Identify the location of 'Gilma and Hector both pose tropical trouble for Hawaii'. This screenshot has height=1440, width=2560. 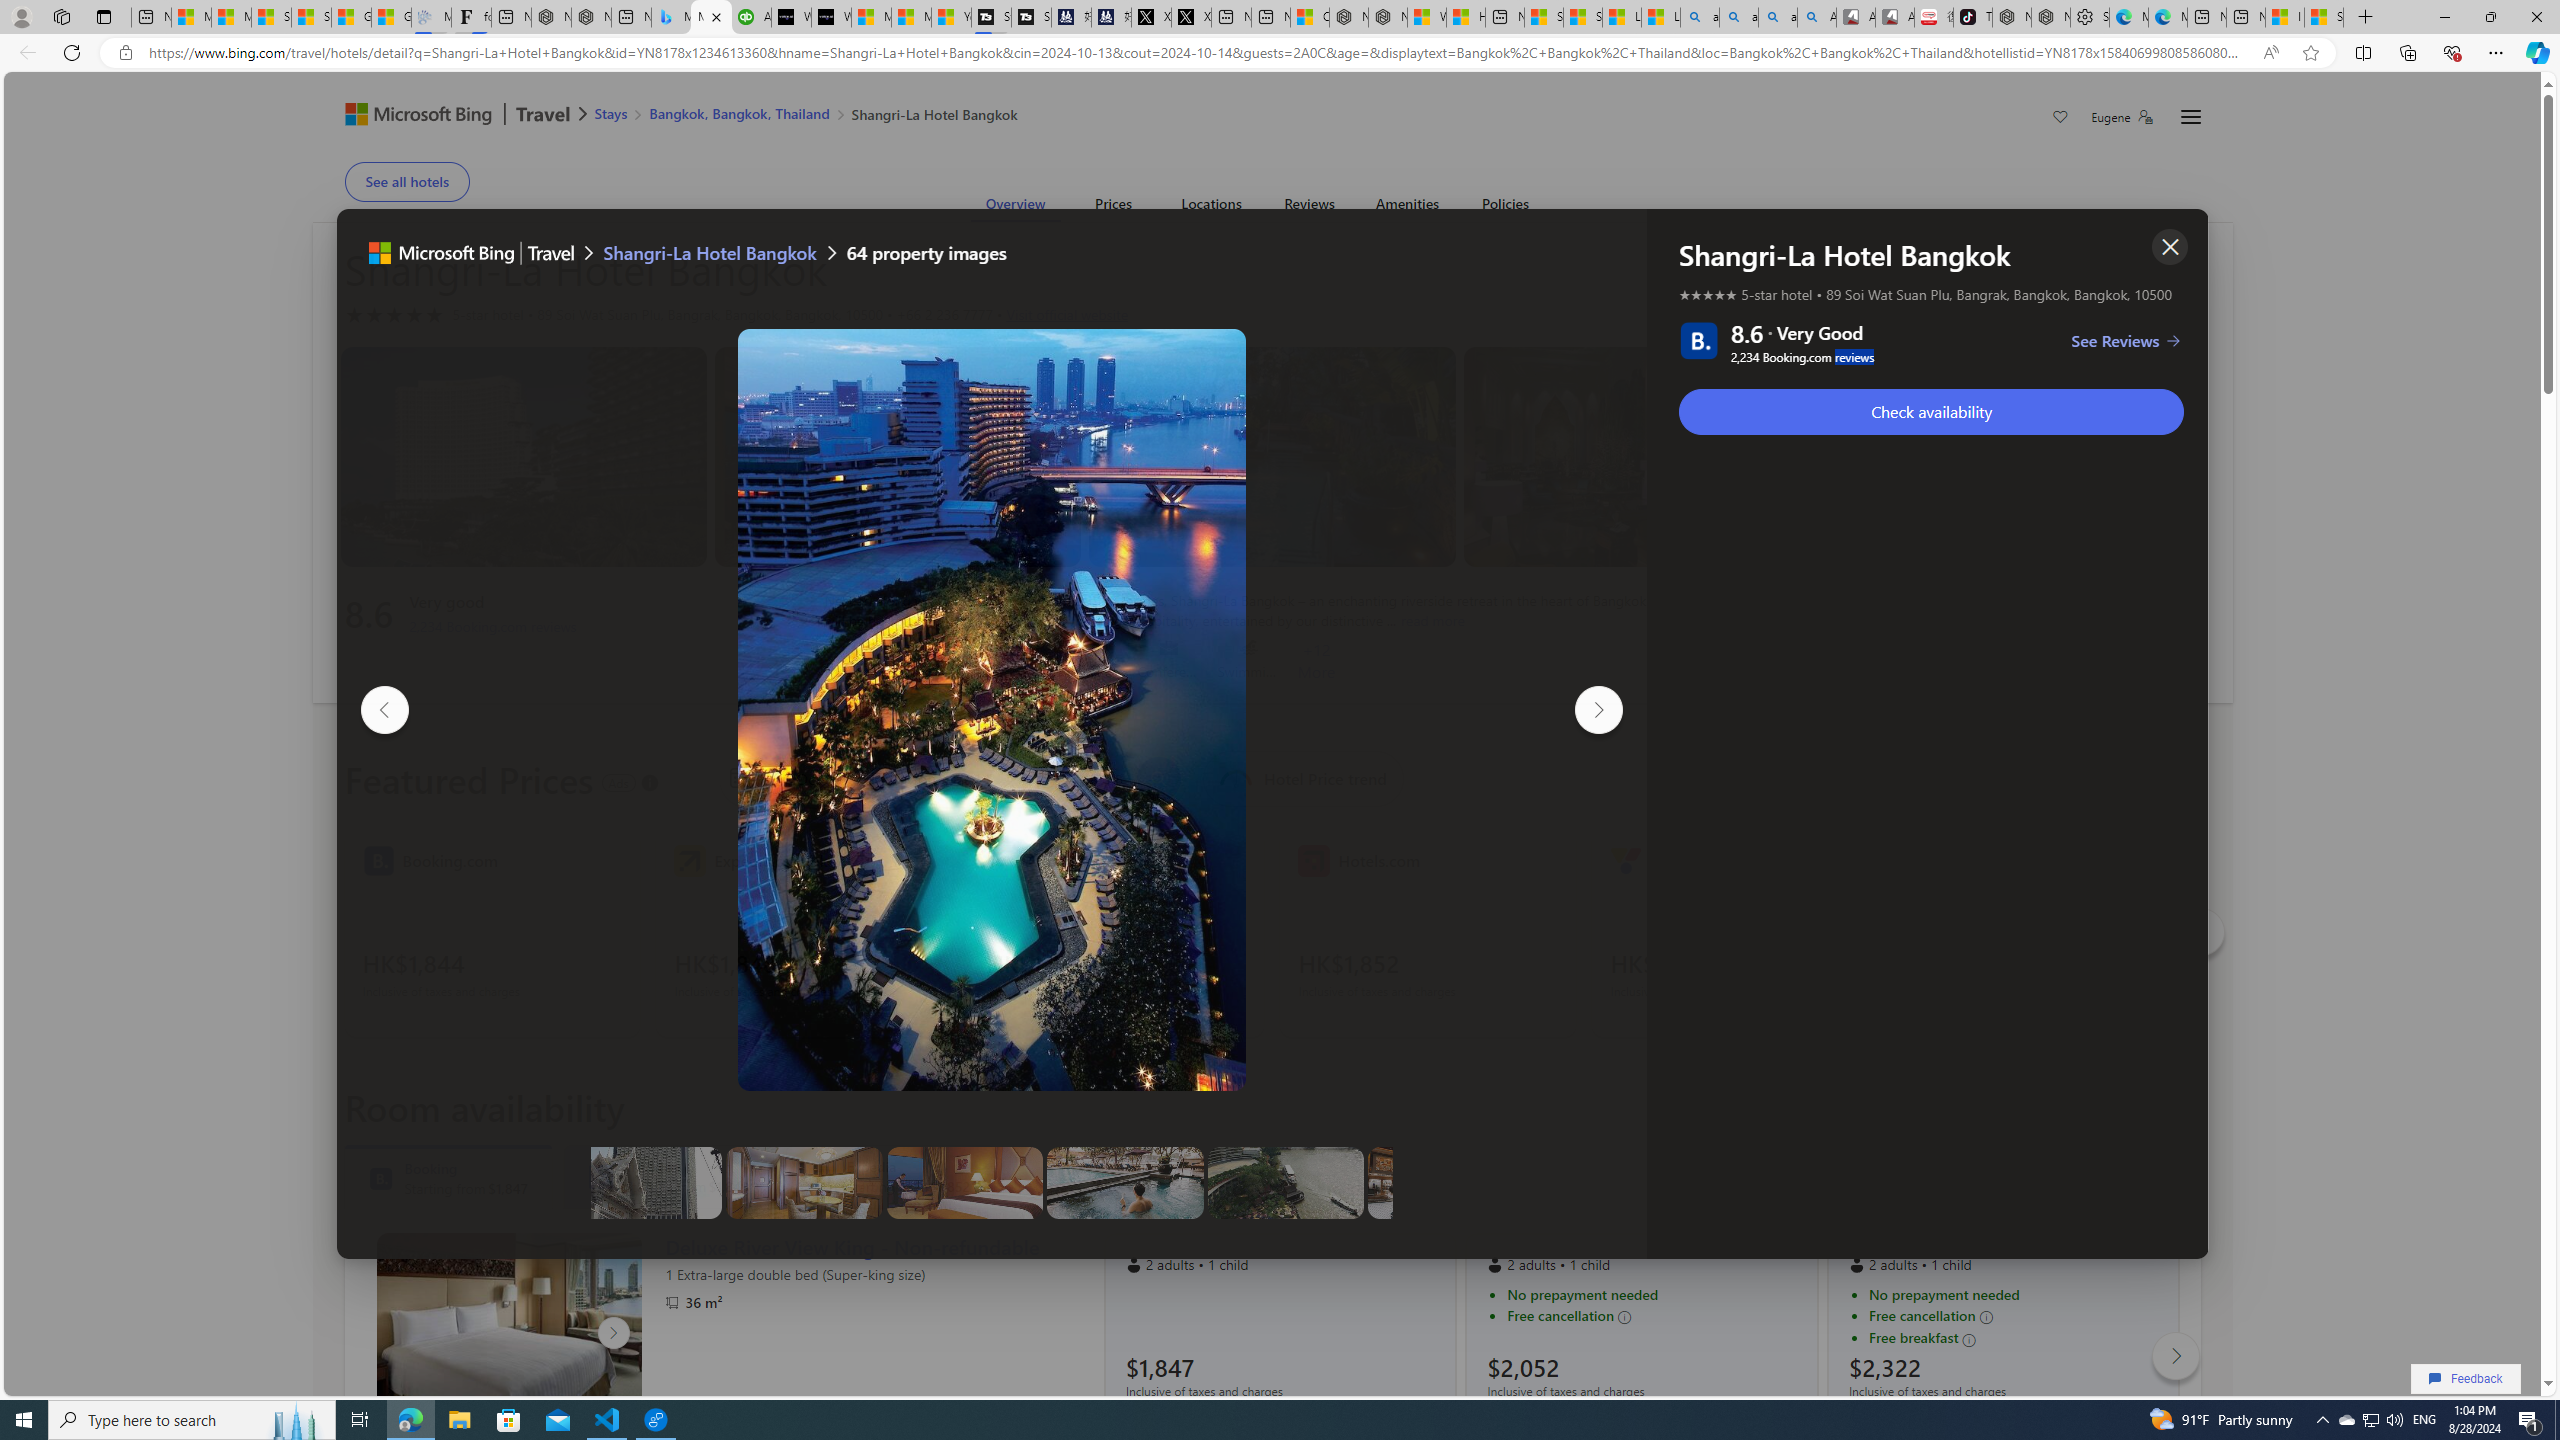
(391, 16).